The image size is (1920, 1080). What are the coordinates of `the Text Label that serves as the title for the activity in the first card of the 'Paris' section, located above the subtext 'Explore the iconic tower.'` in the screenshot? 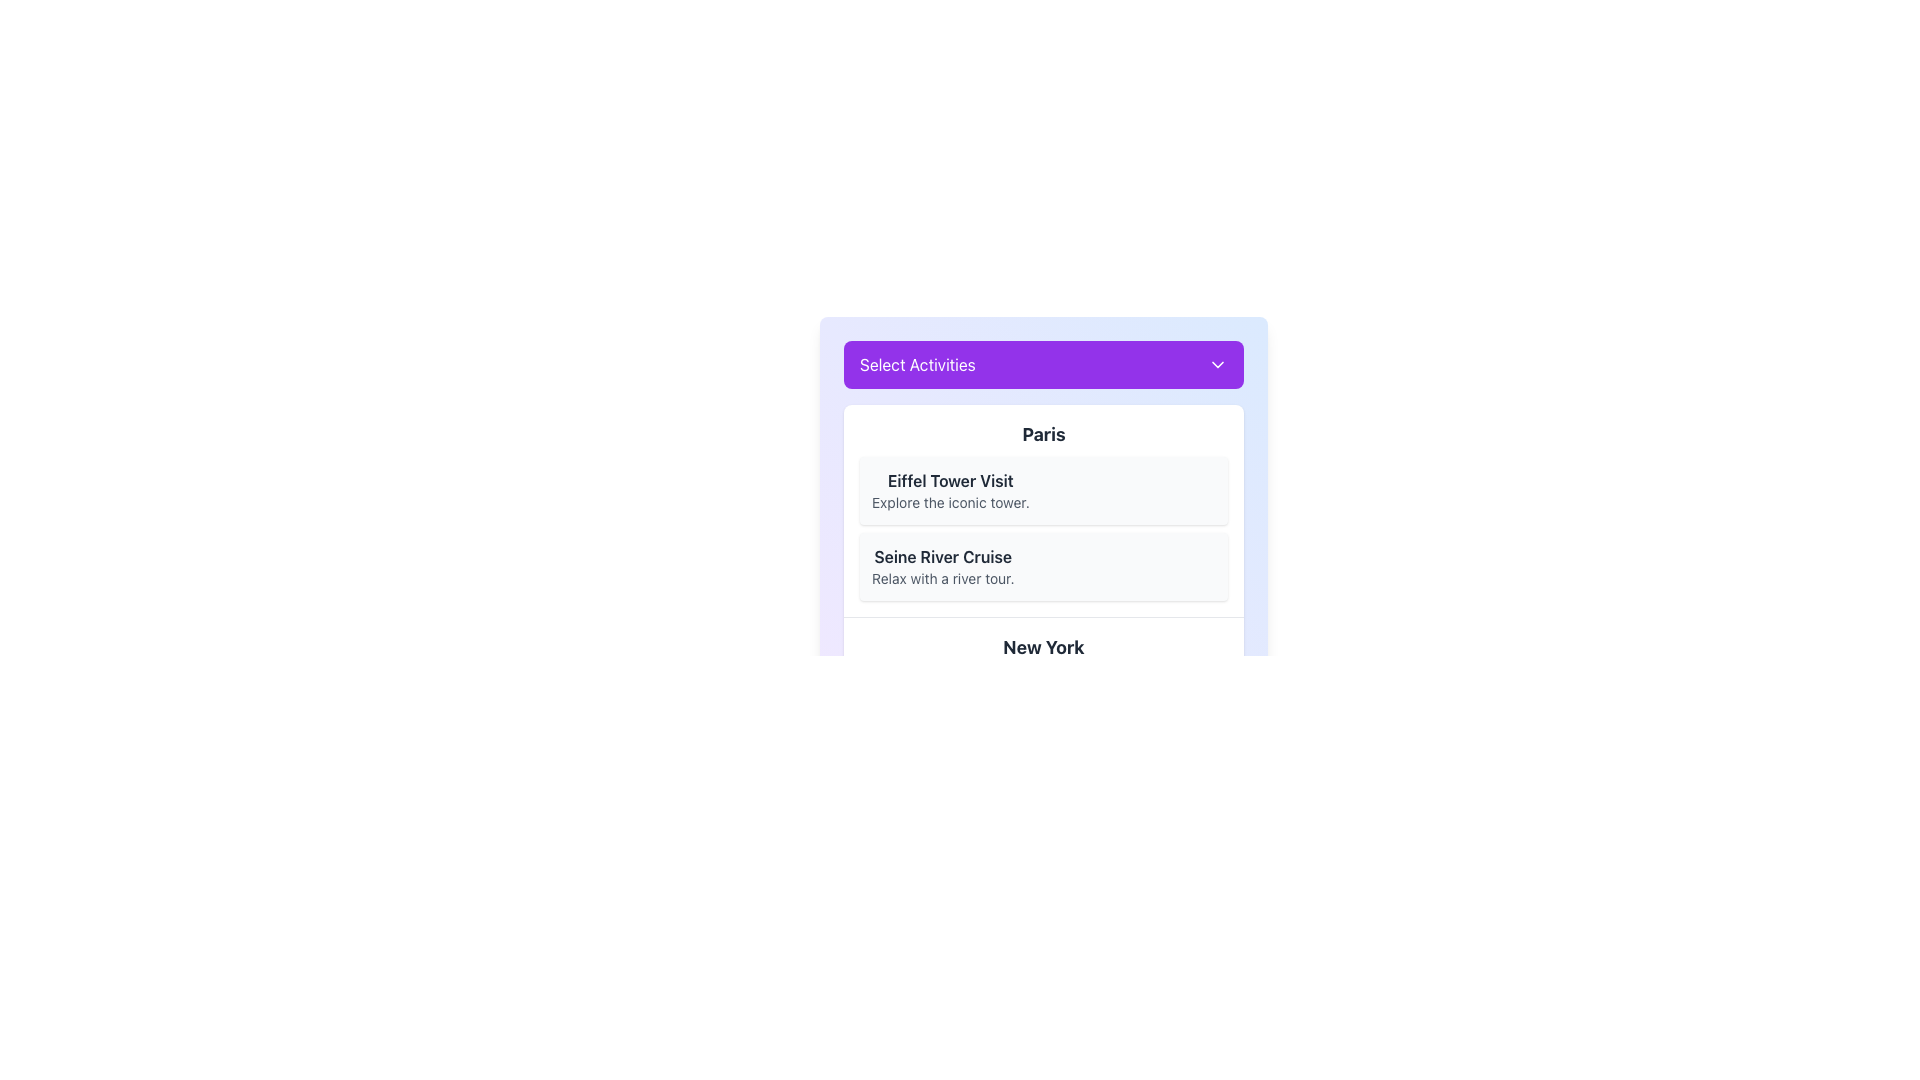 It's located at (949, 481).